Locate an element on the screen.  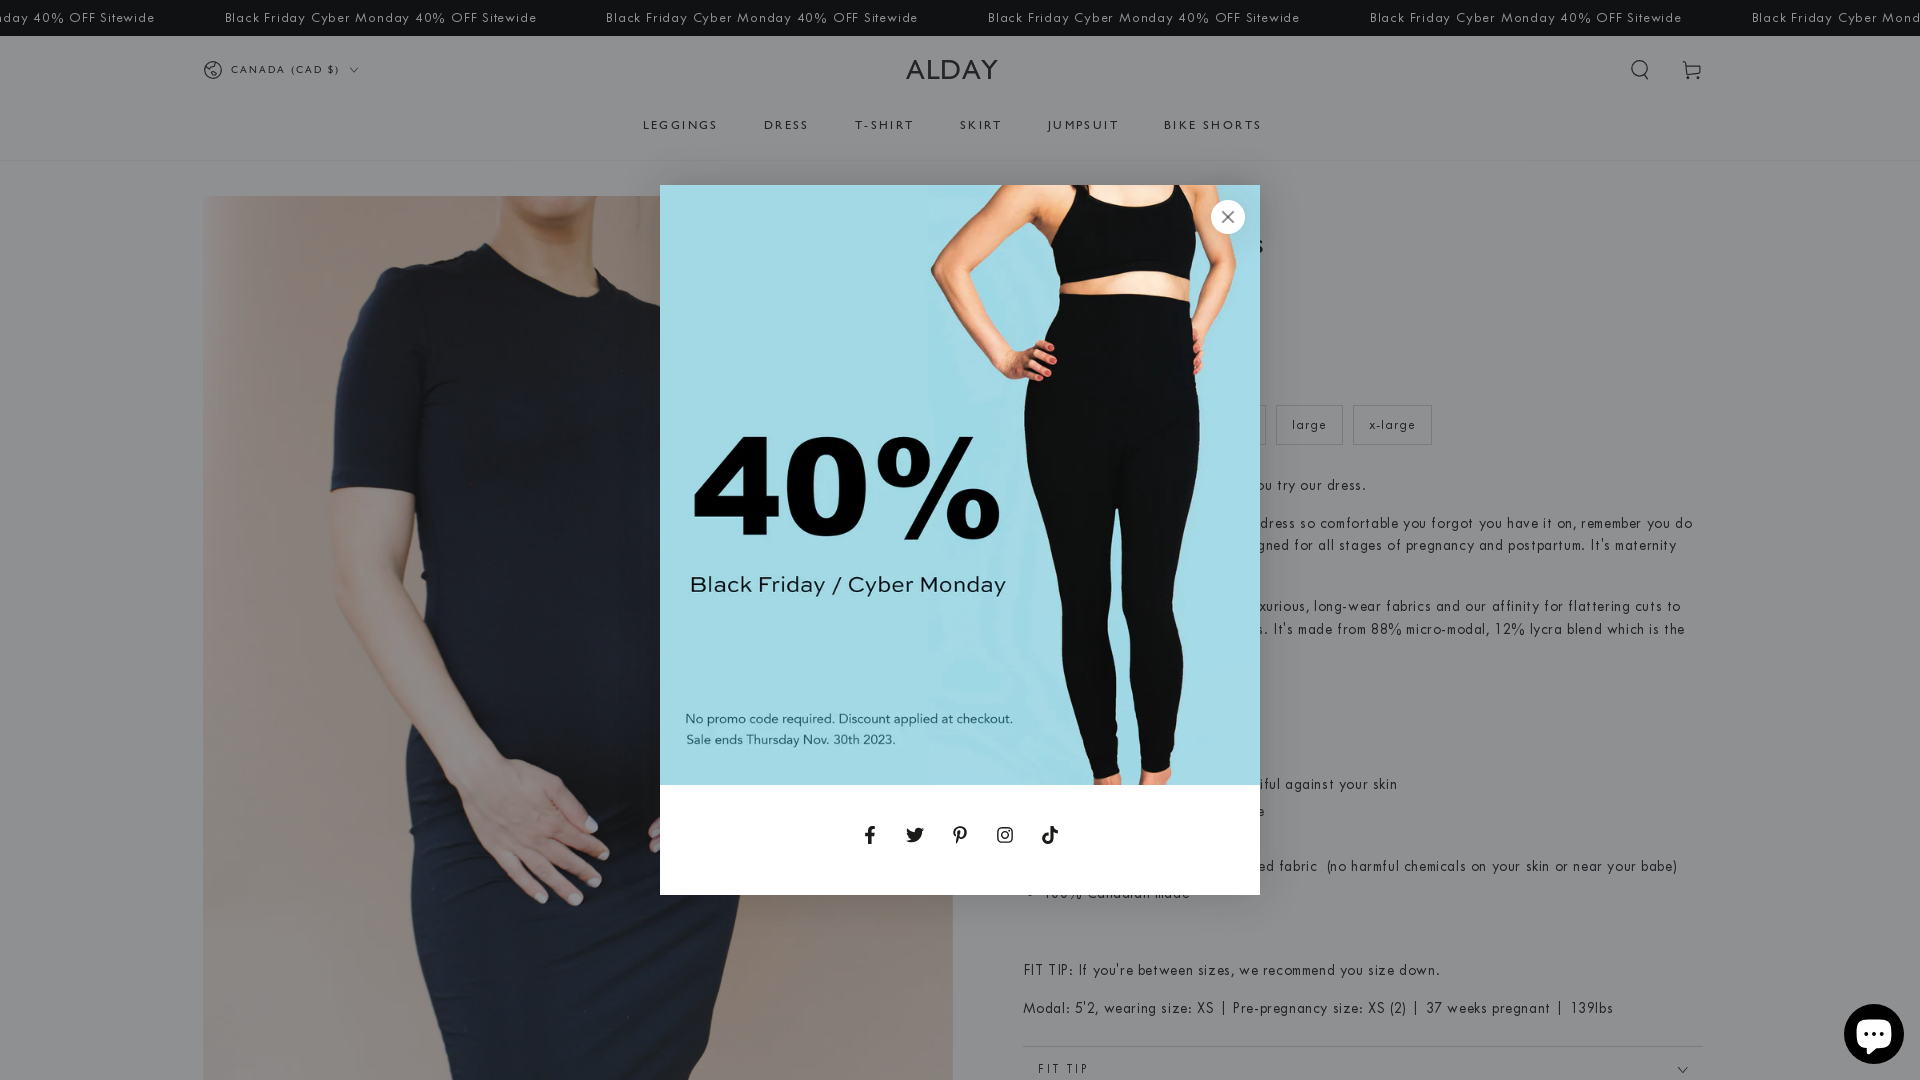
'TikTok' is located at coordinates (1049, 834).